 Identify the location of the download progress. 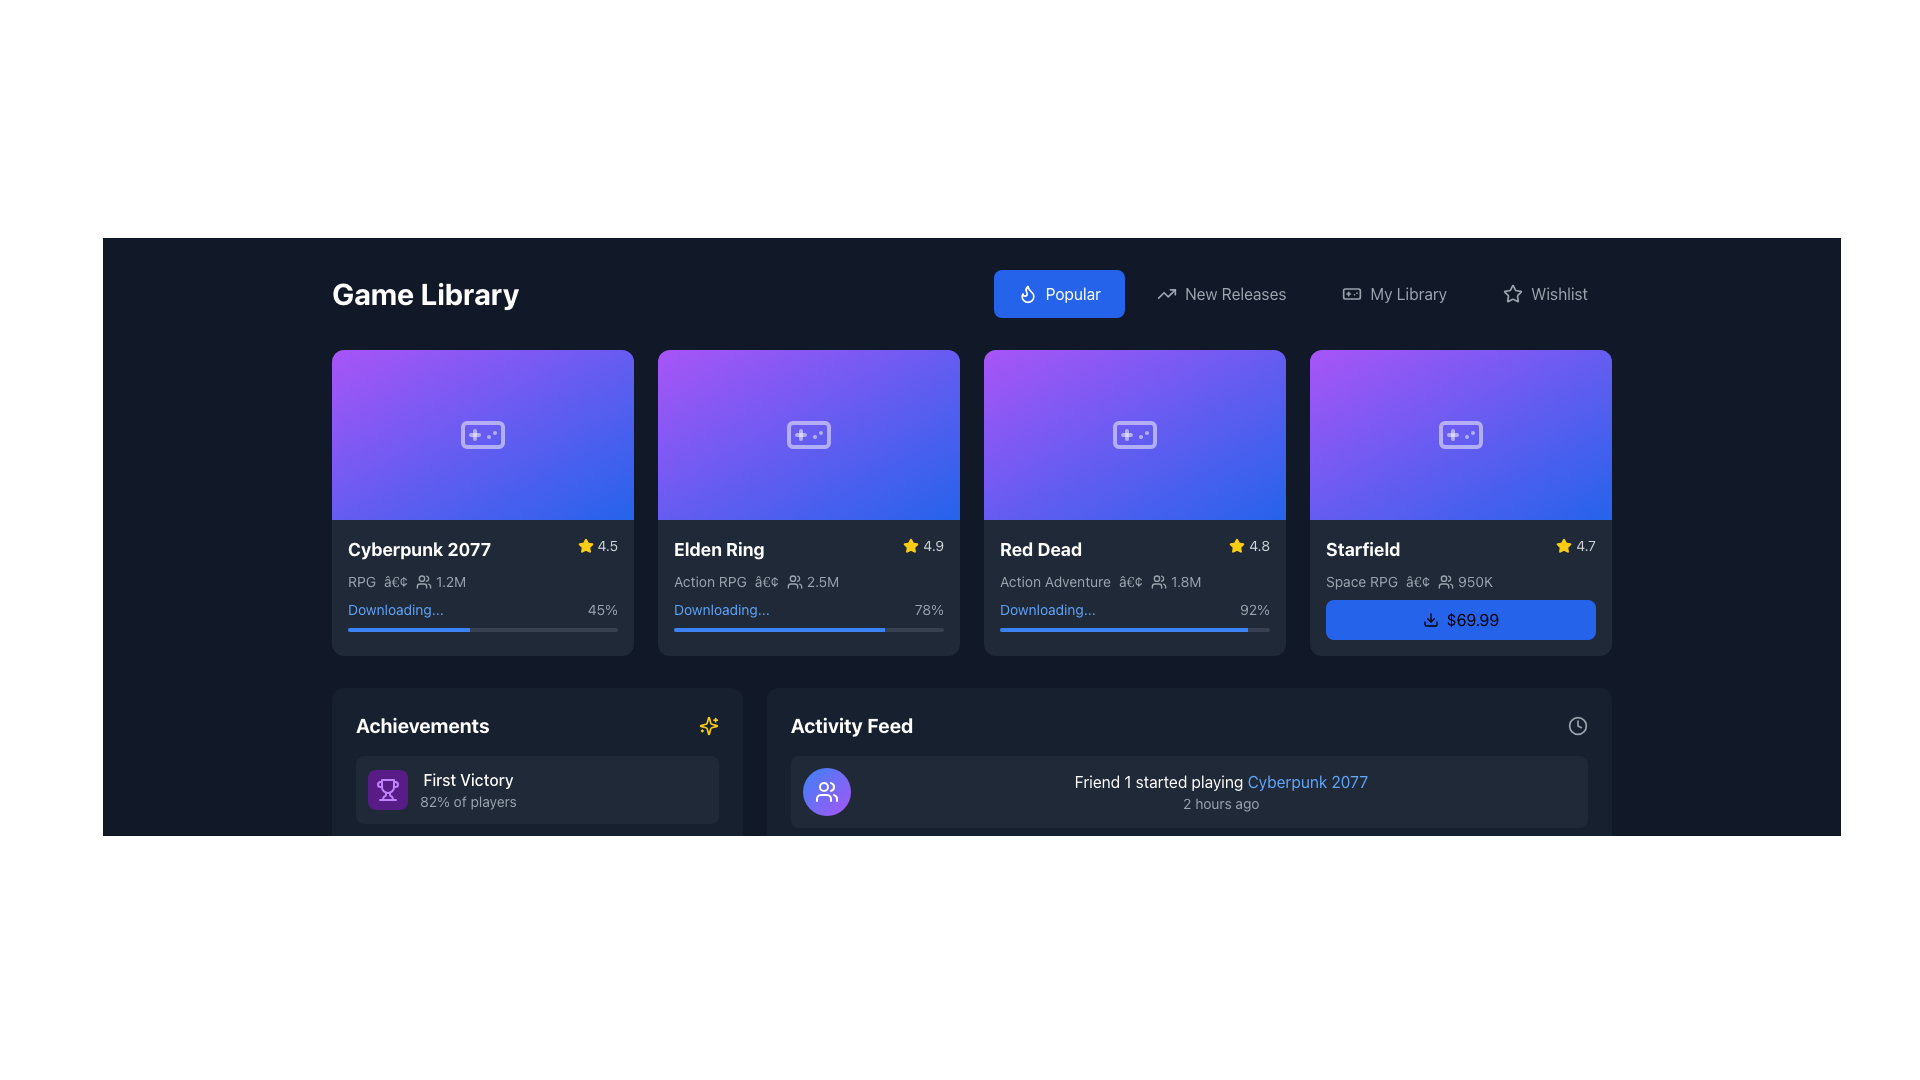
(1007, 628).